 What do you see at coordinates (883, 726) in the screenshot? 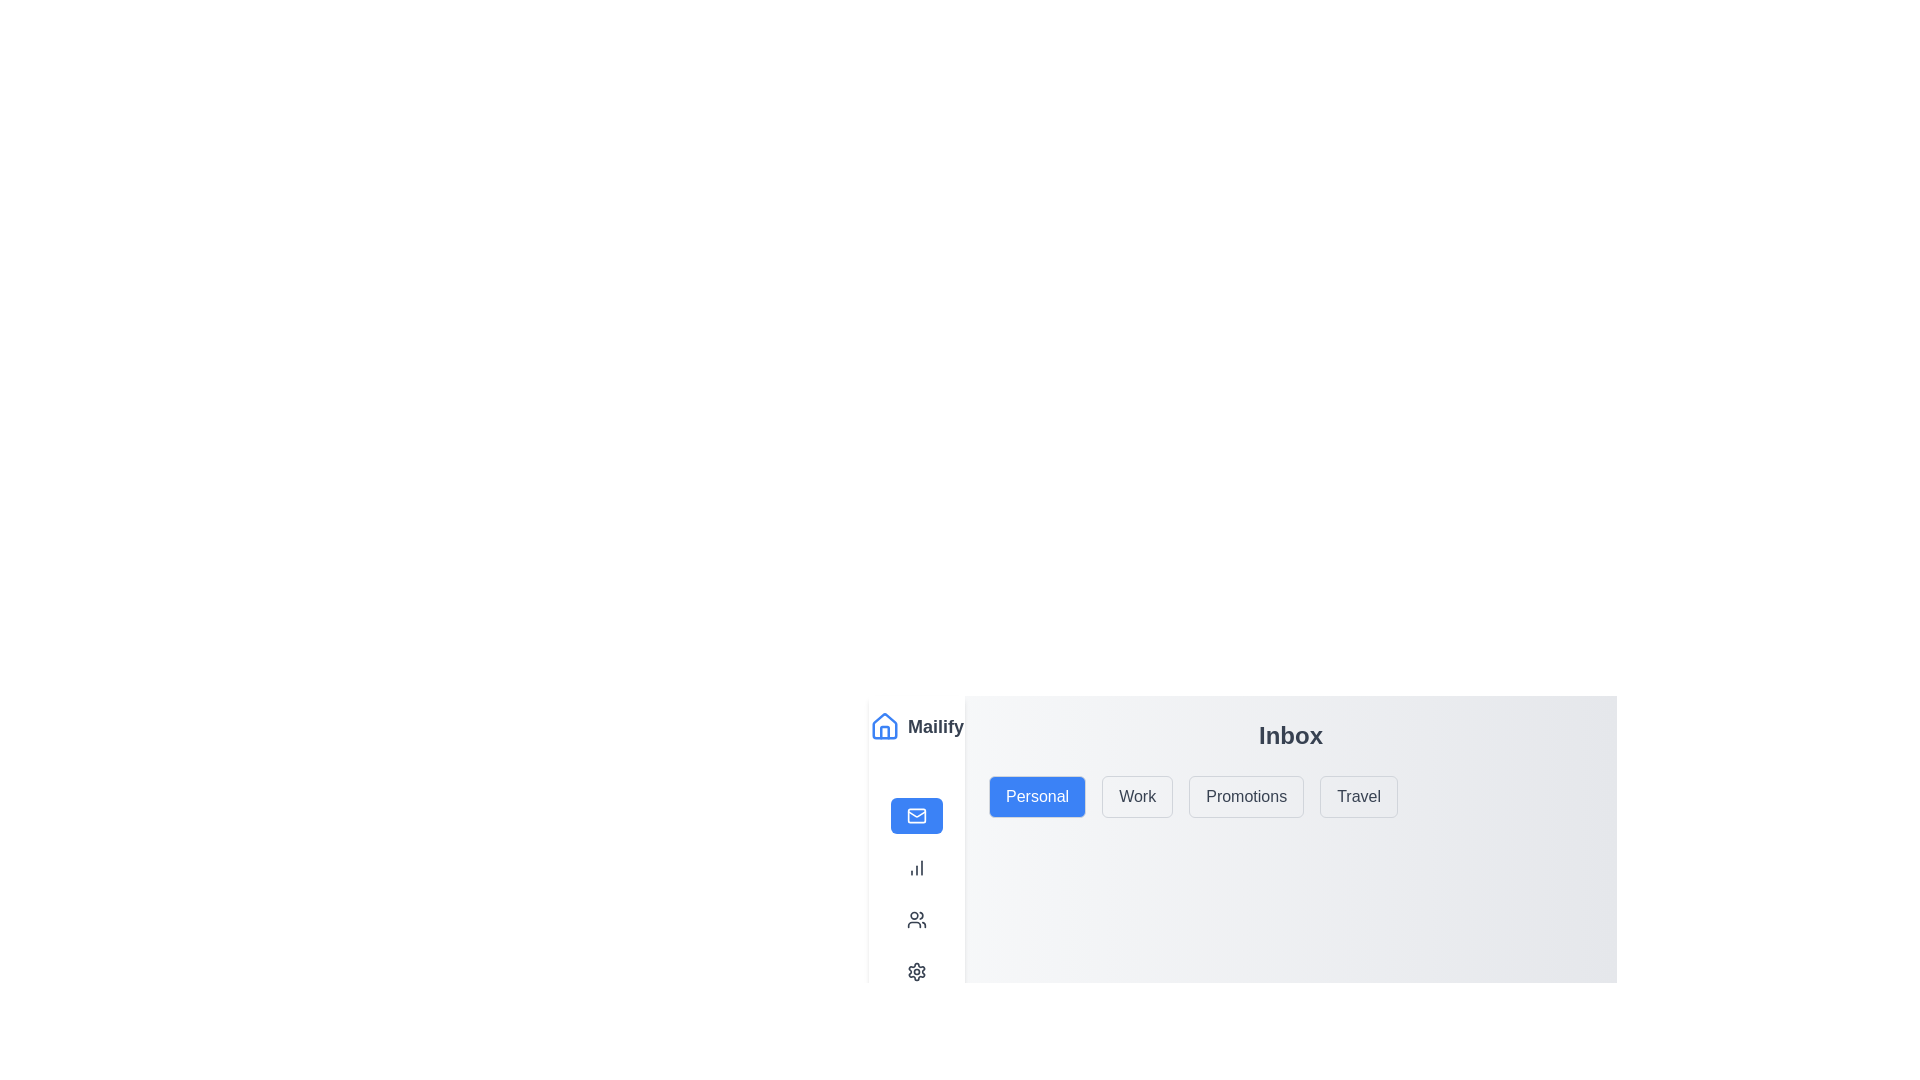
I see `the blue outlined home-shaped icon located in the header section` at bounding box center [883, 726].